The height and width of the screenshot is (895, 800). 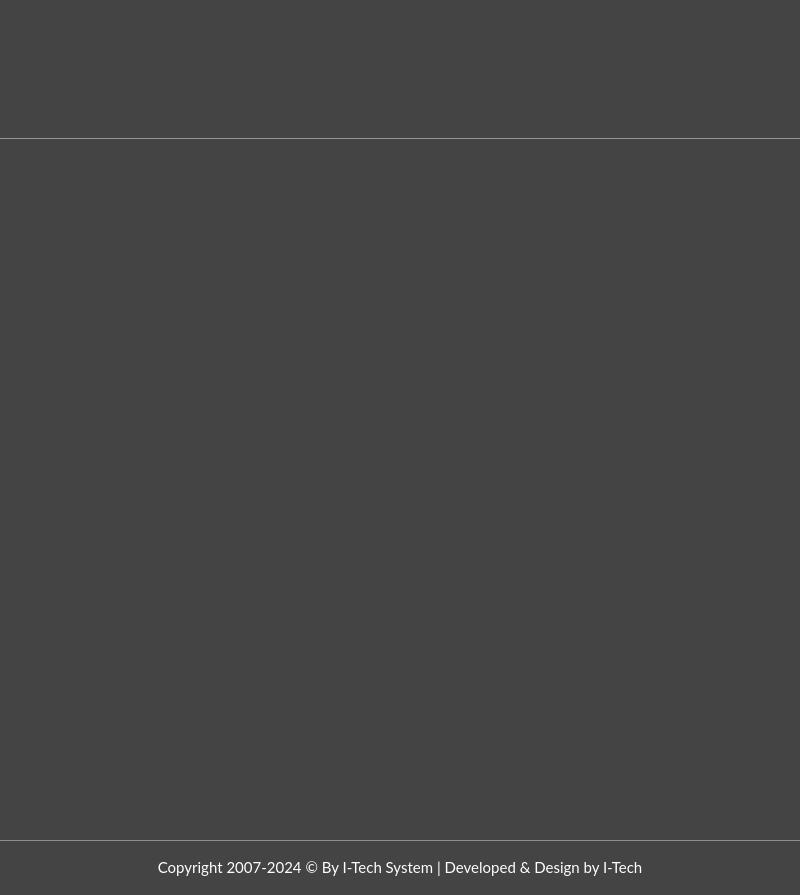 I want to click on 'Ph.:02536649111, Mob.:9096871111', so click(x=541, y=157).